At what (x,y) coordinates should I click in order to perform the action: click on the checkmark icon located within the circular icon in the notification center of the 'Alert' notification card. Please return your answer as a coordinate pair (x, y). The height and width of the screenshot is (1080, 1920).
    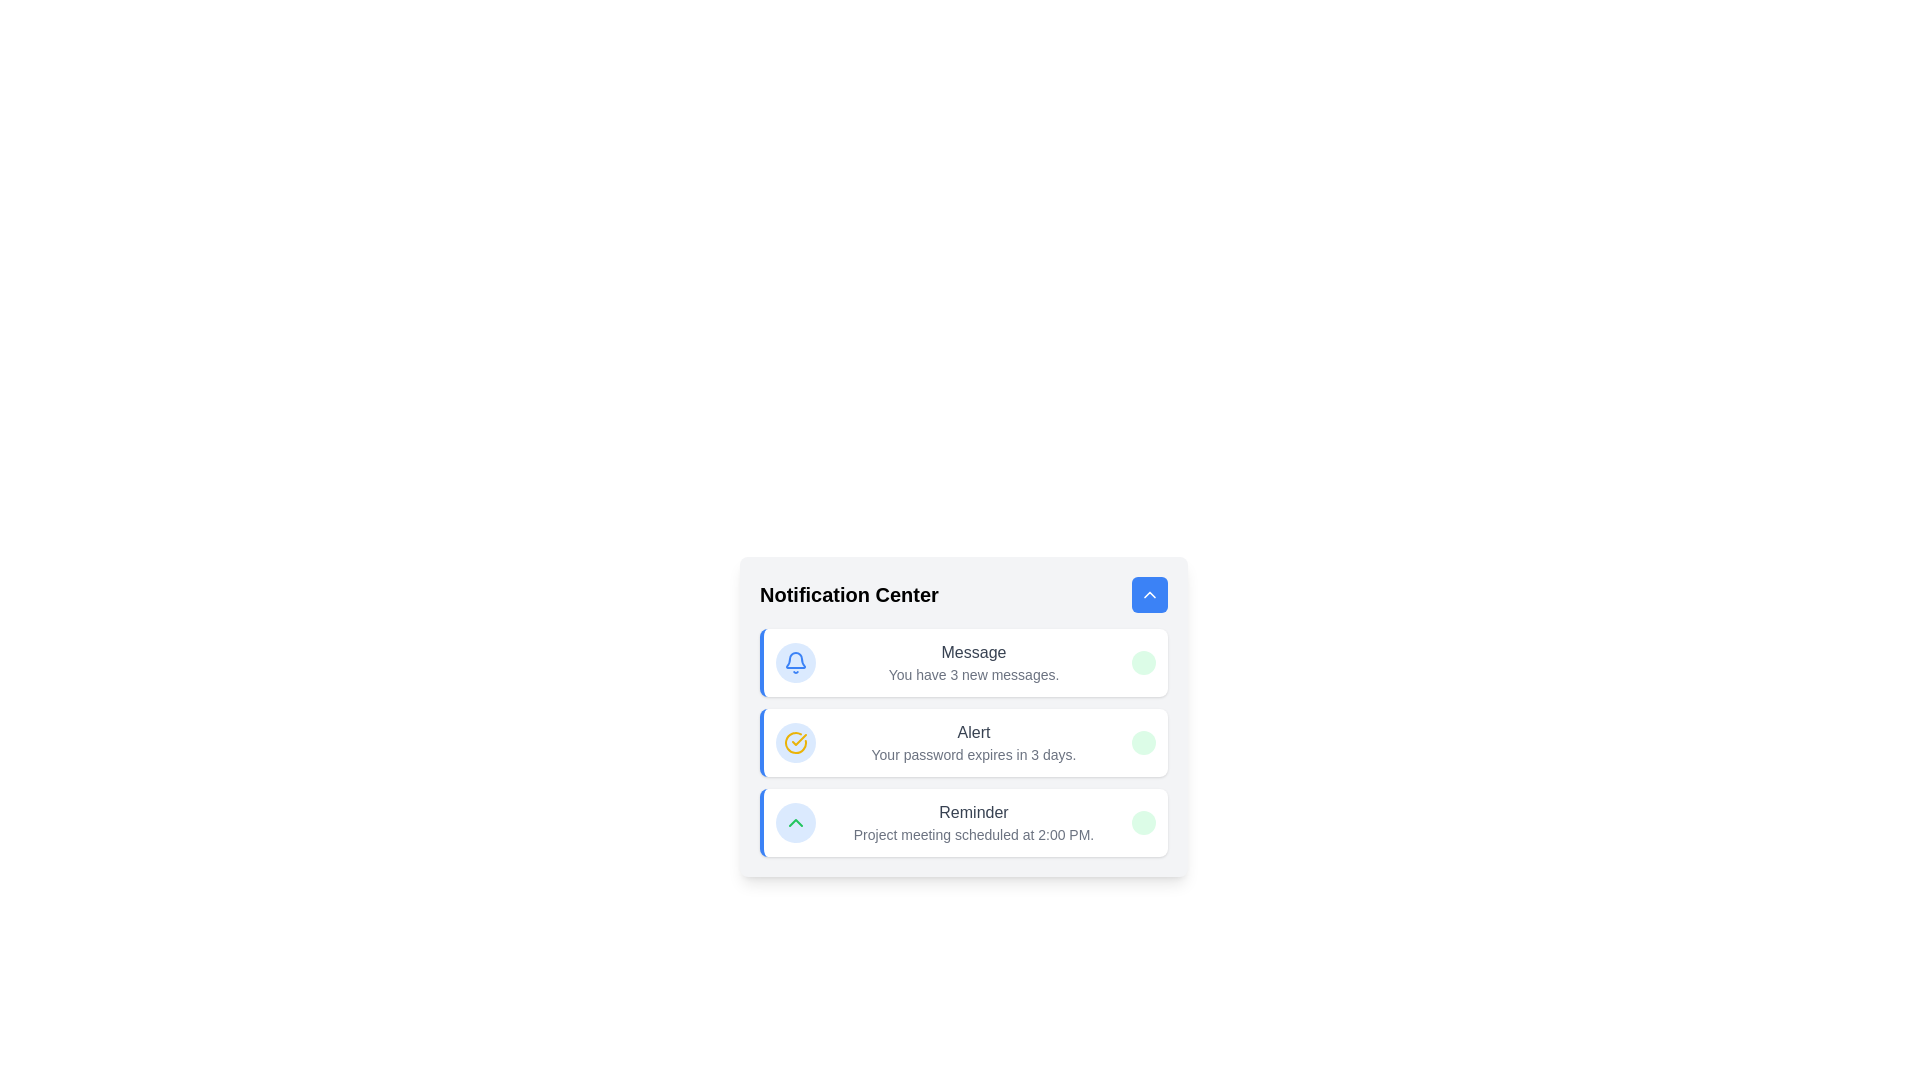
    Looking at the image, I should click on (798, 740).